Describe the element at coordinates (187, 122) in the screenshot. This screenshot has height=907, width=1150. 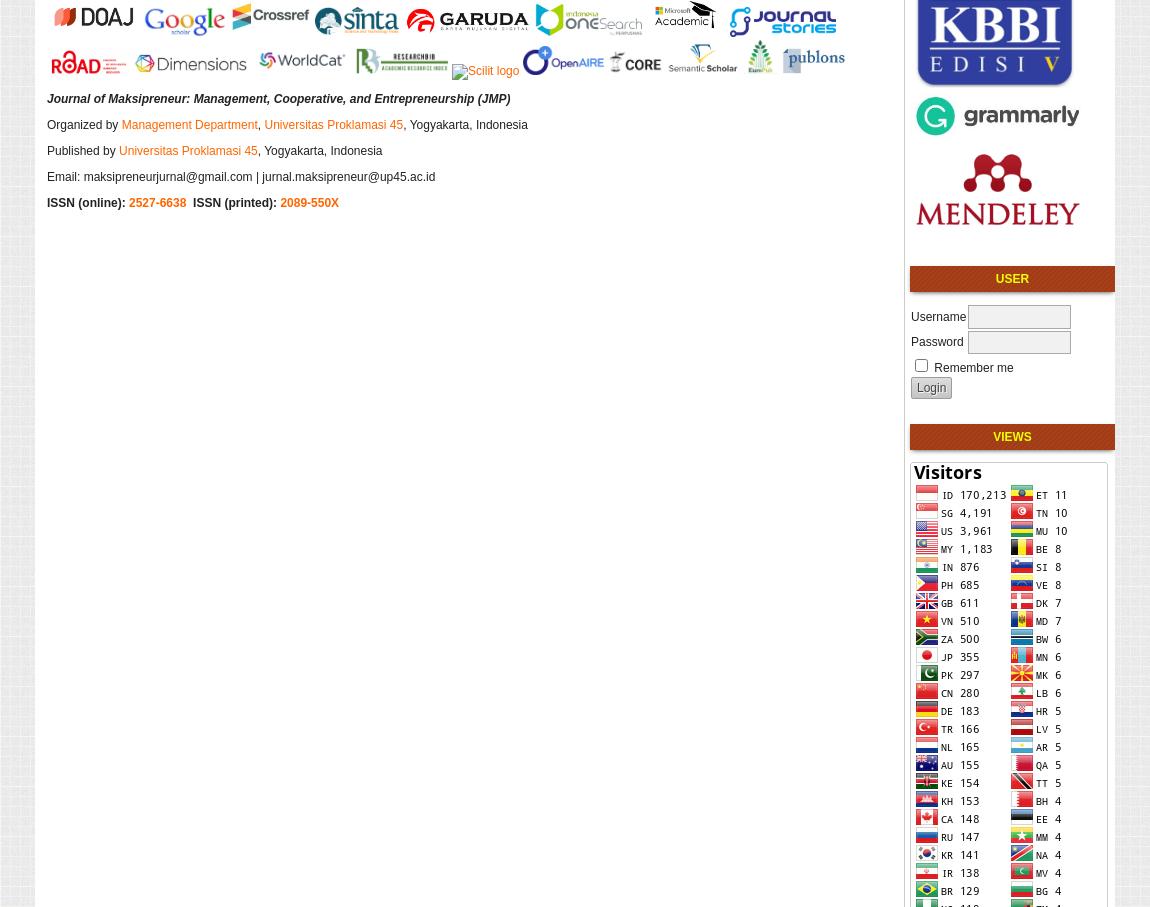
I see `'Management Department'` at that location.